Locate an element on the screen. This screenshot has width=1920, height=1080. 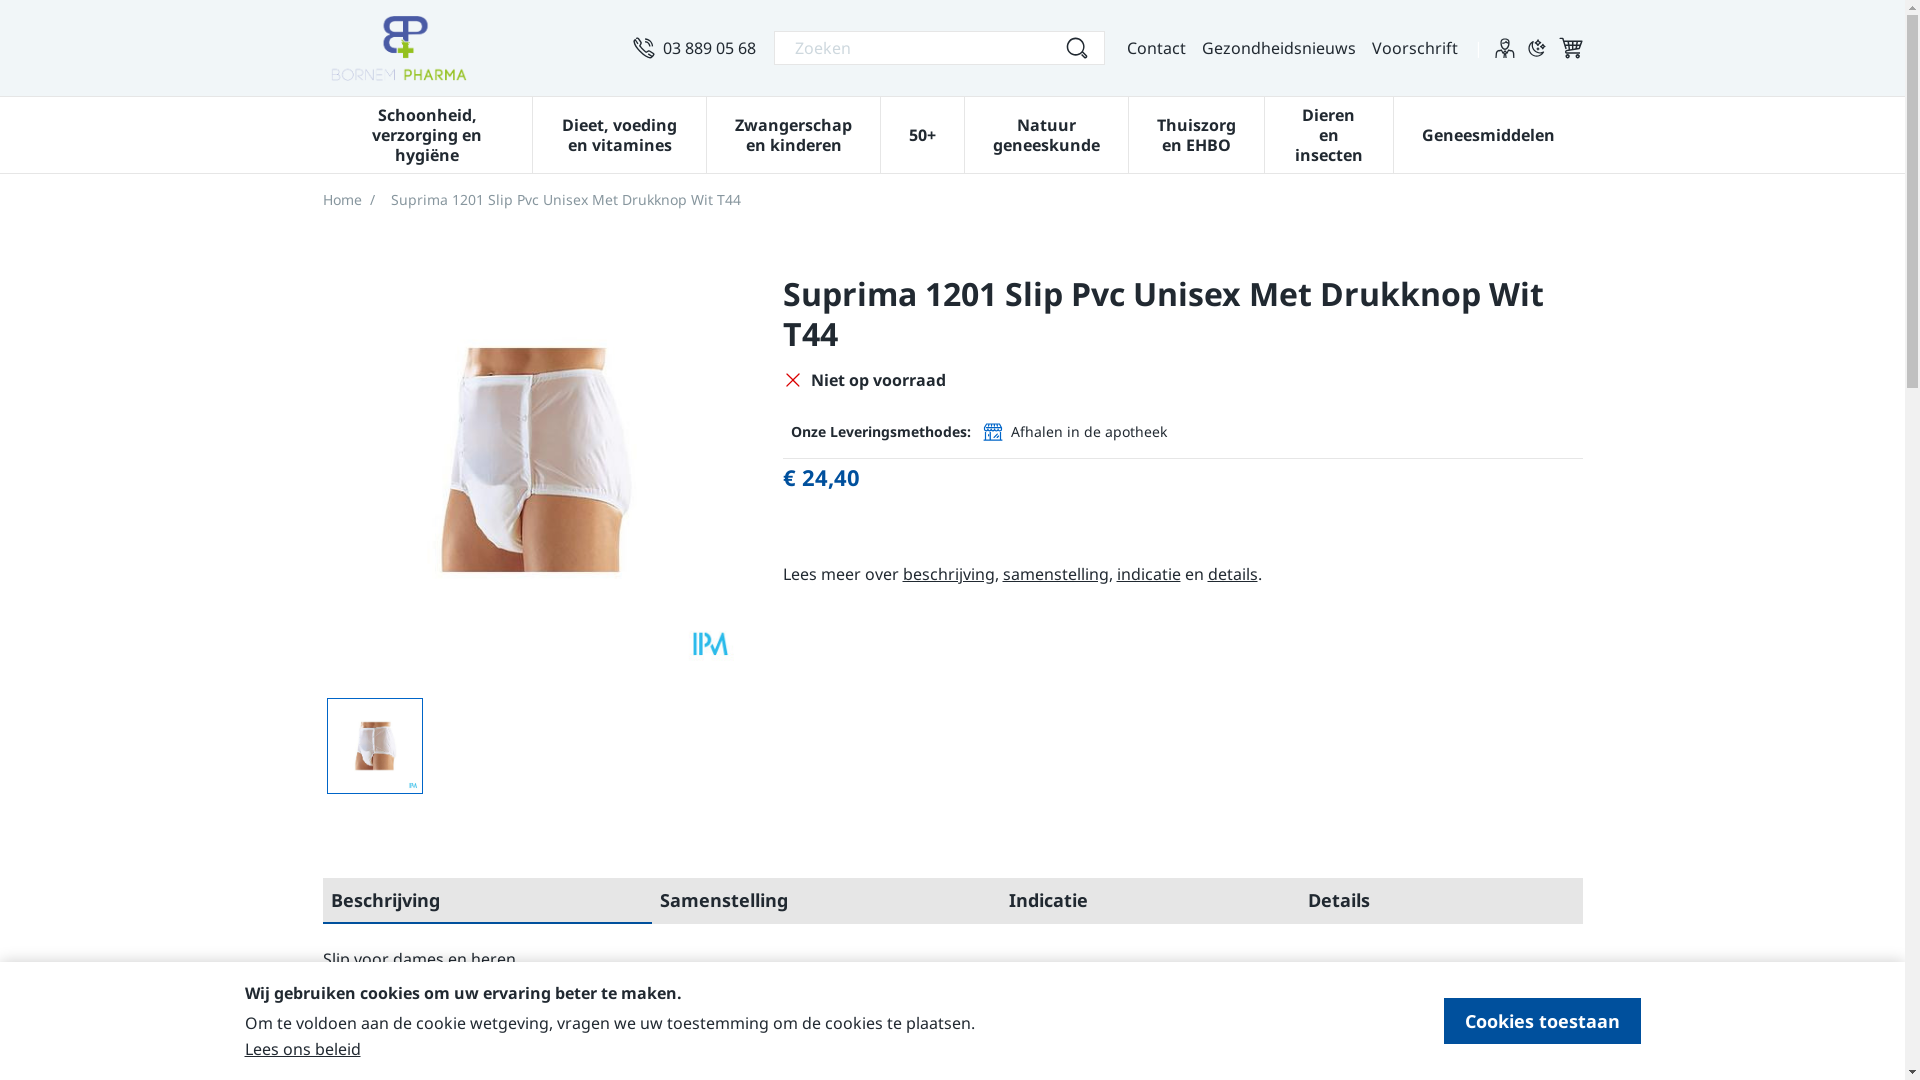
'Zoeken' is located at coordinates (1074, 46).